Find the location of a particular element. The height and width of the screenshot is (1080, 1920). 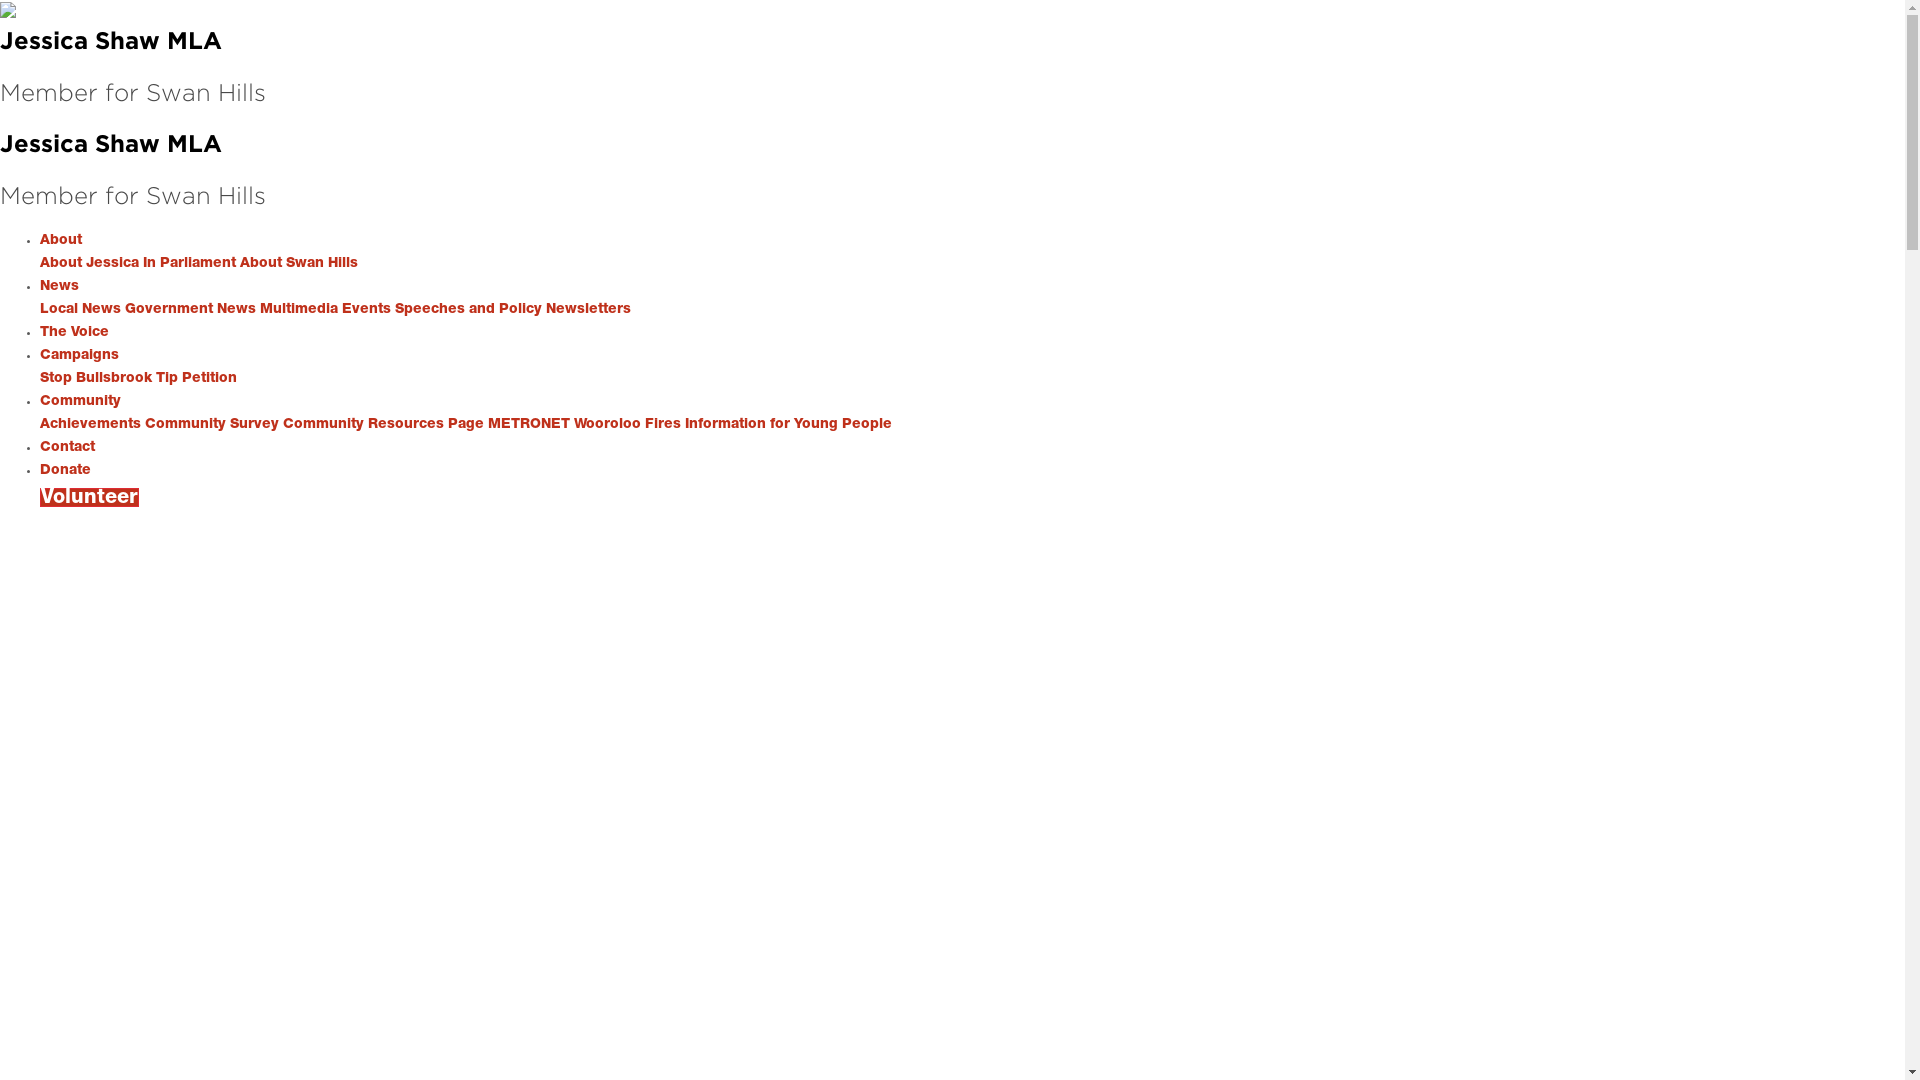

'The Voice' is located at coordinates (74, 330).